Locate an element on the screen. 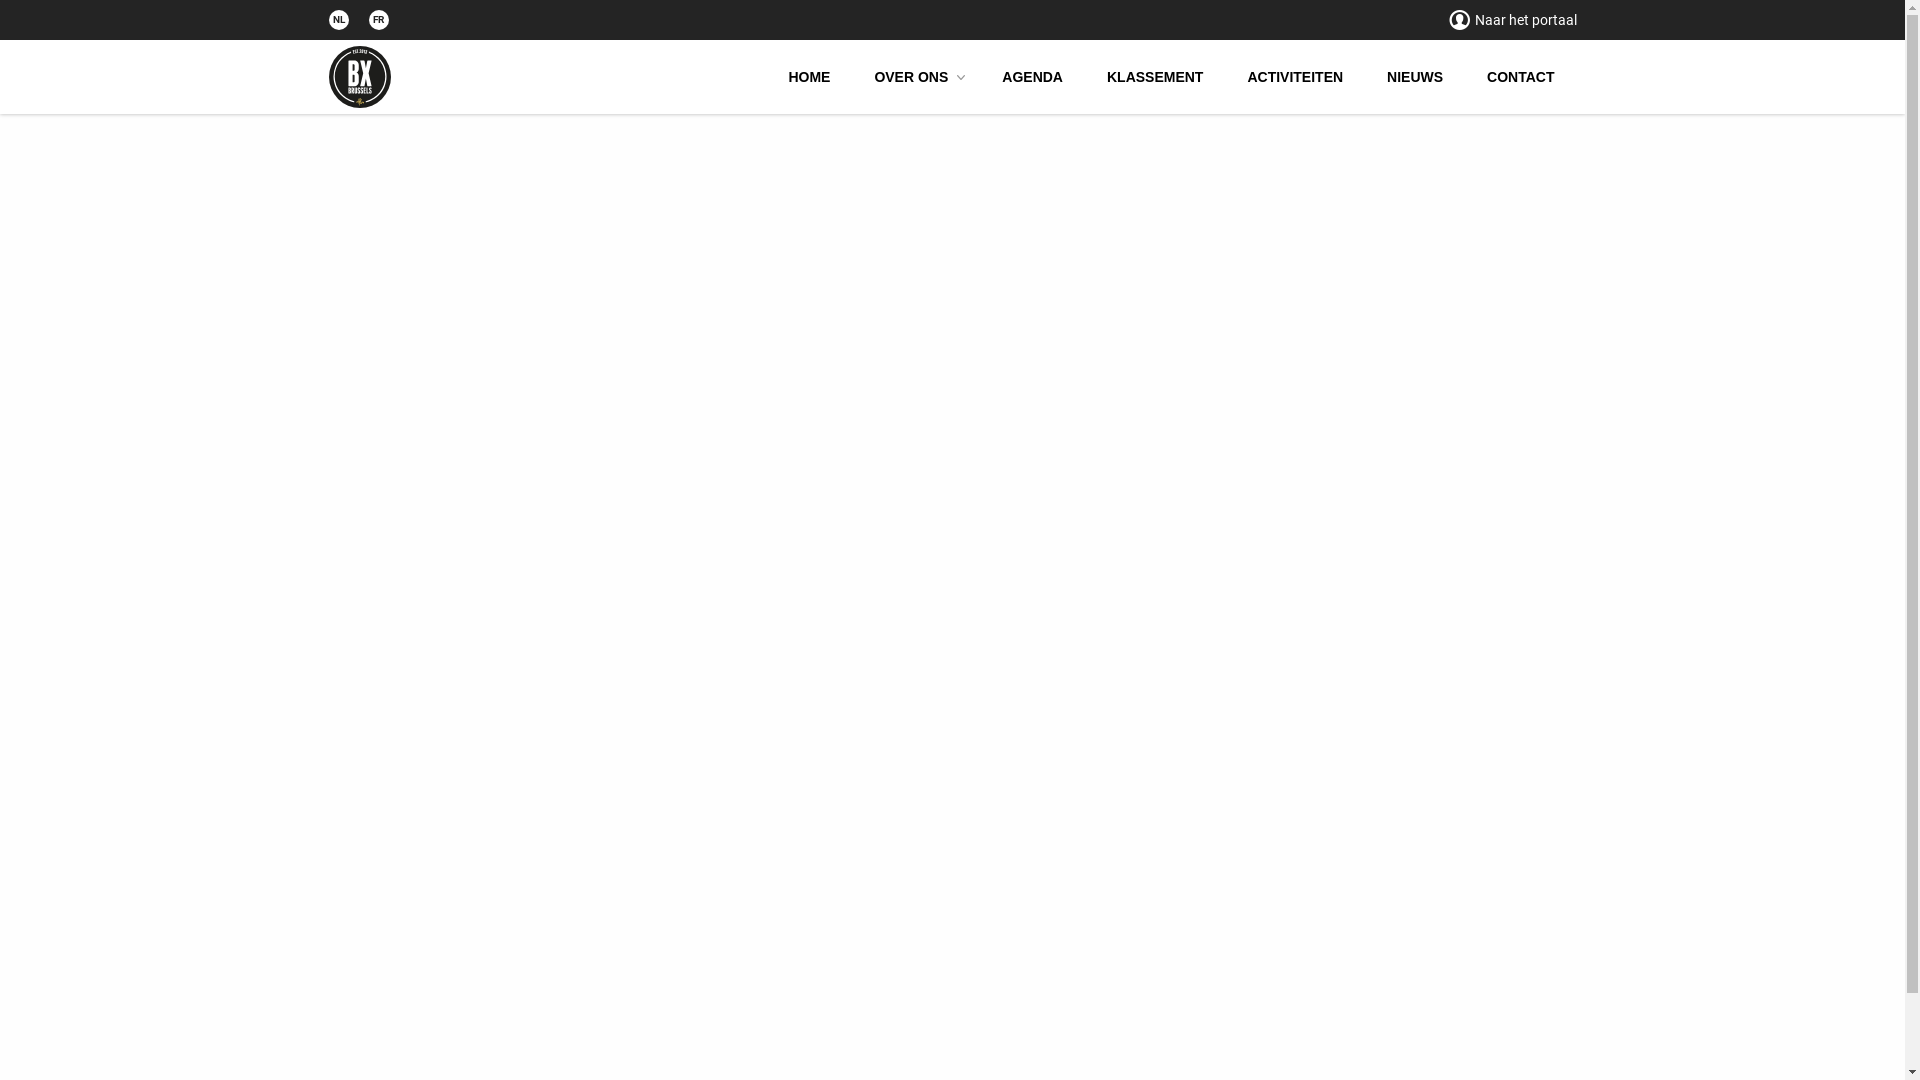  'KLASSEMENT' is located at coordinates (1155, 76).